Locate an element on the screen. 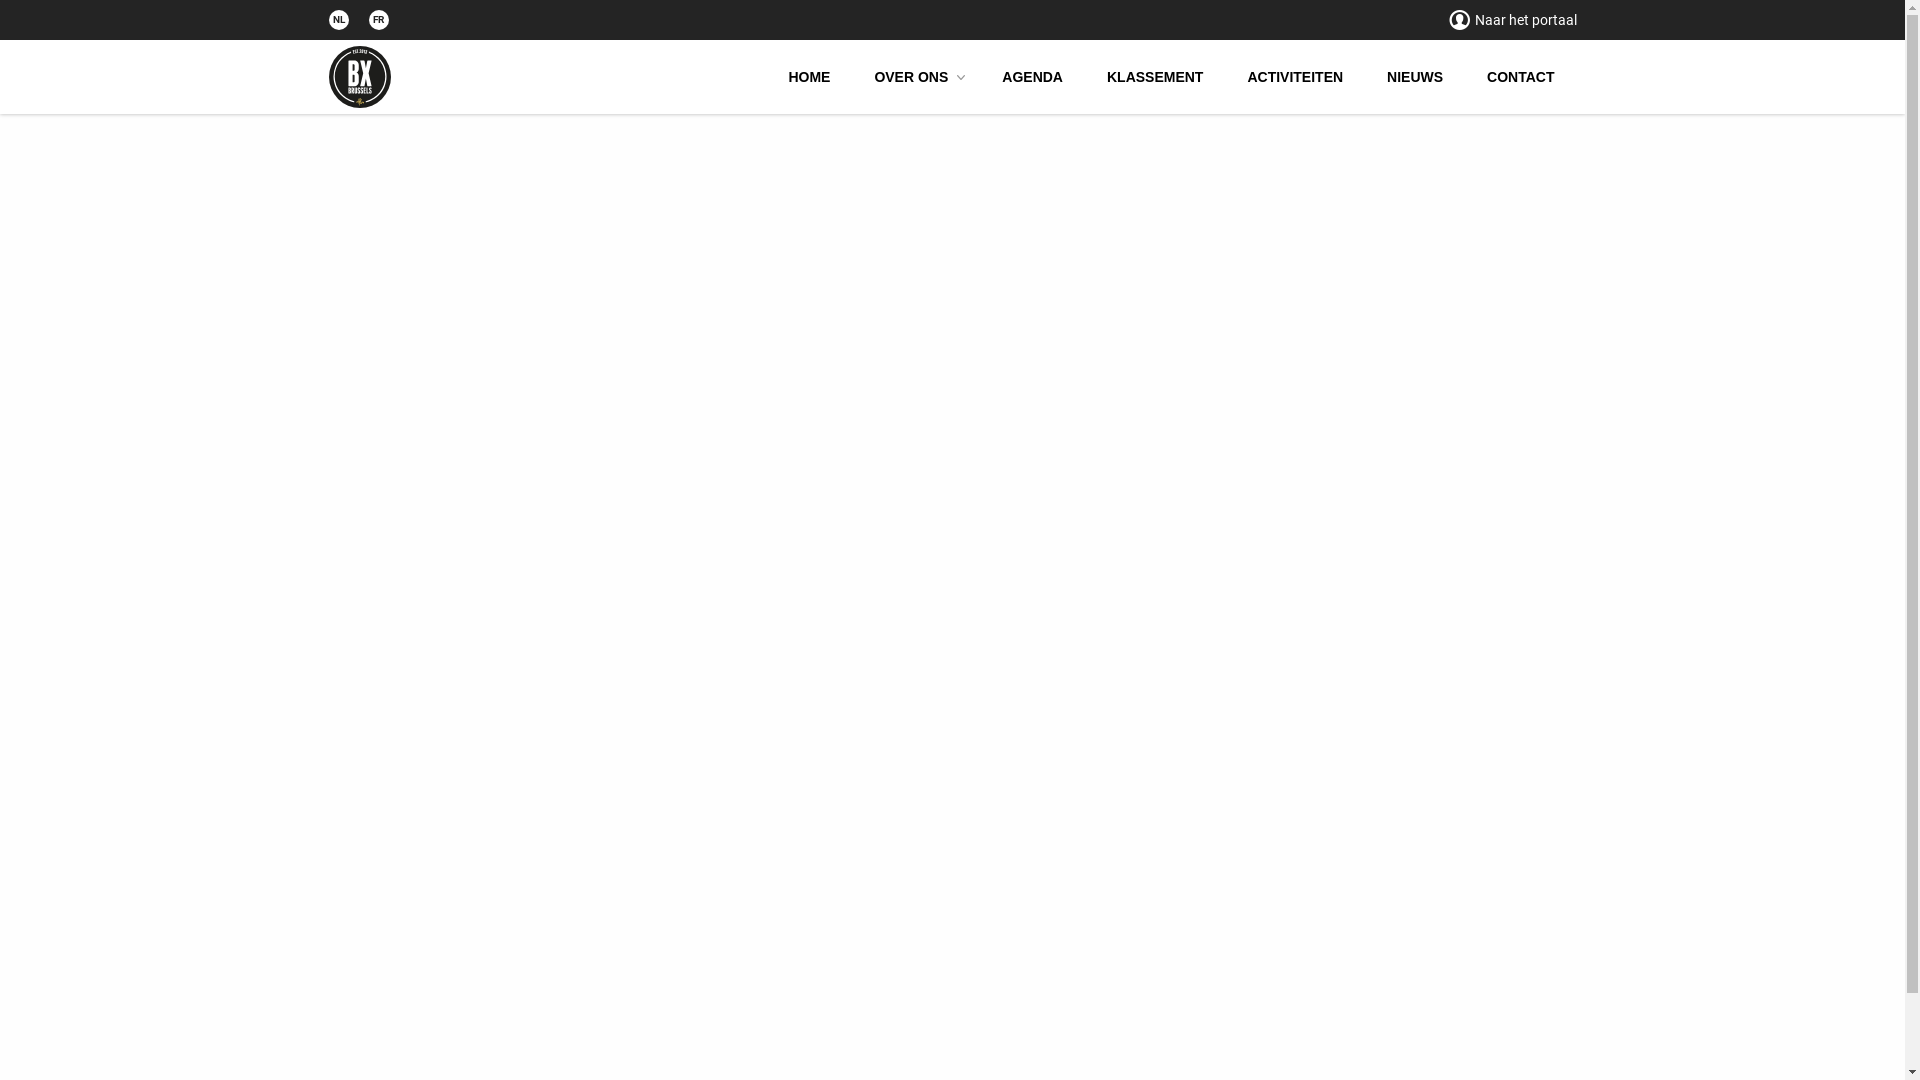  'KLASSEMENT' is located at coordinates (1155, 76).